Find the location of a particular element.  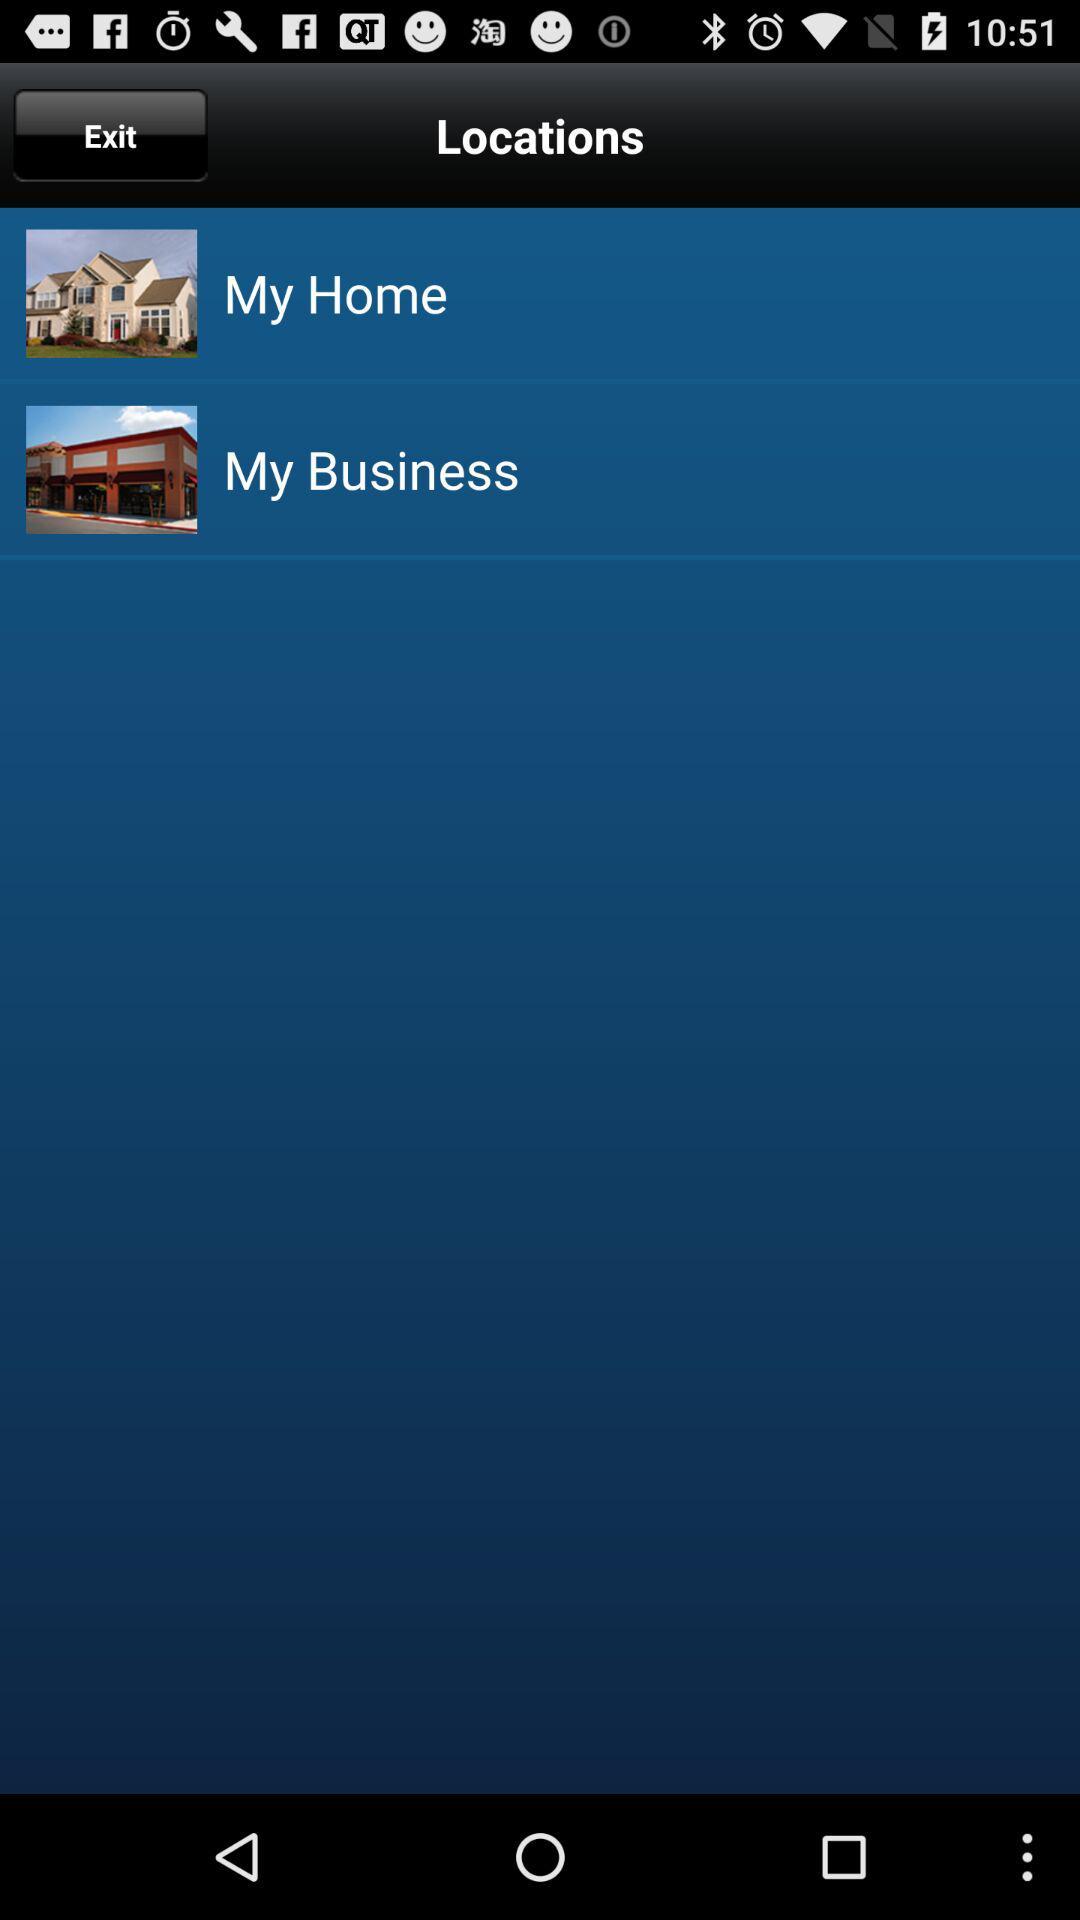

icon below my home is located at coordinates (371, 468).